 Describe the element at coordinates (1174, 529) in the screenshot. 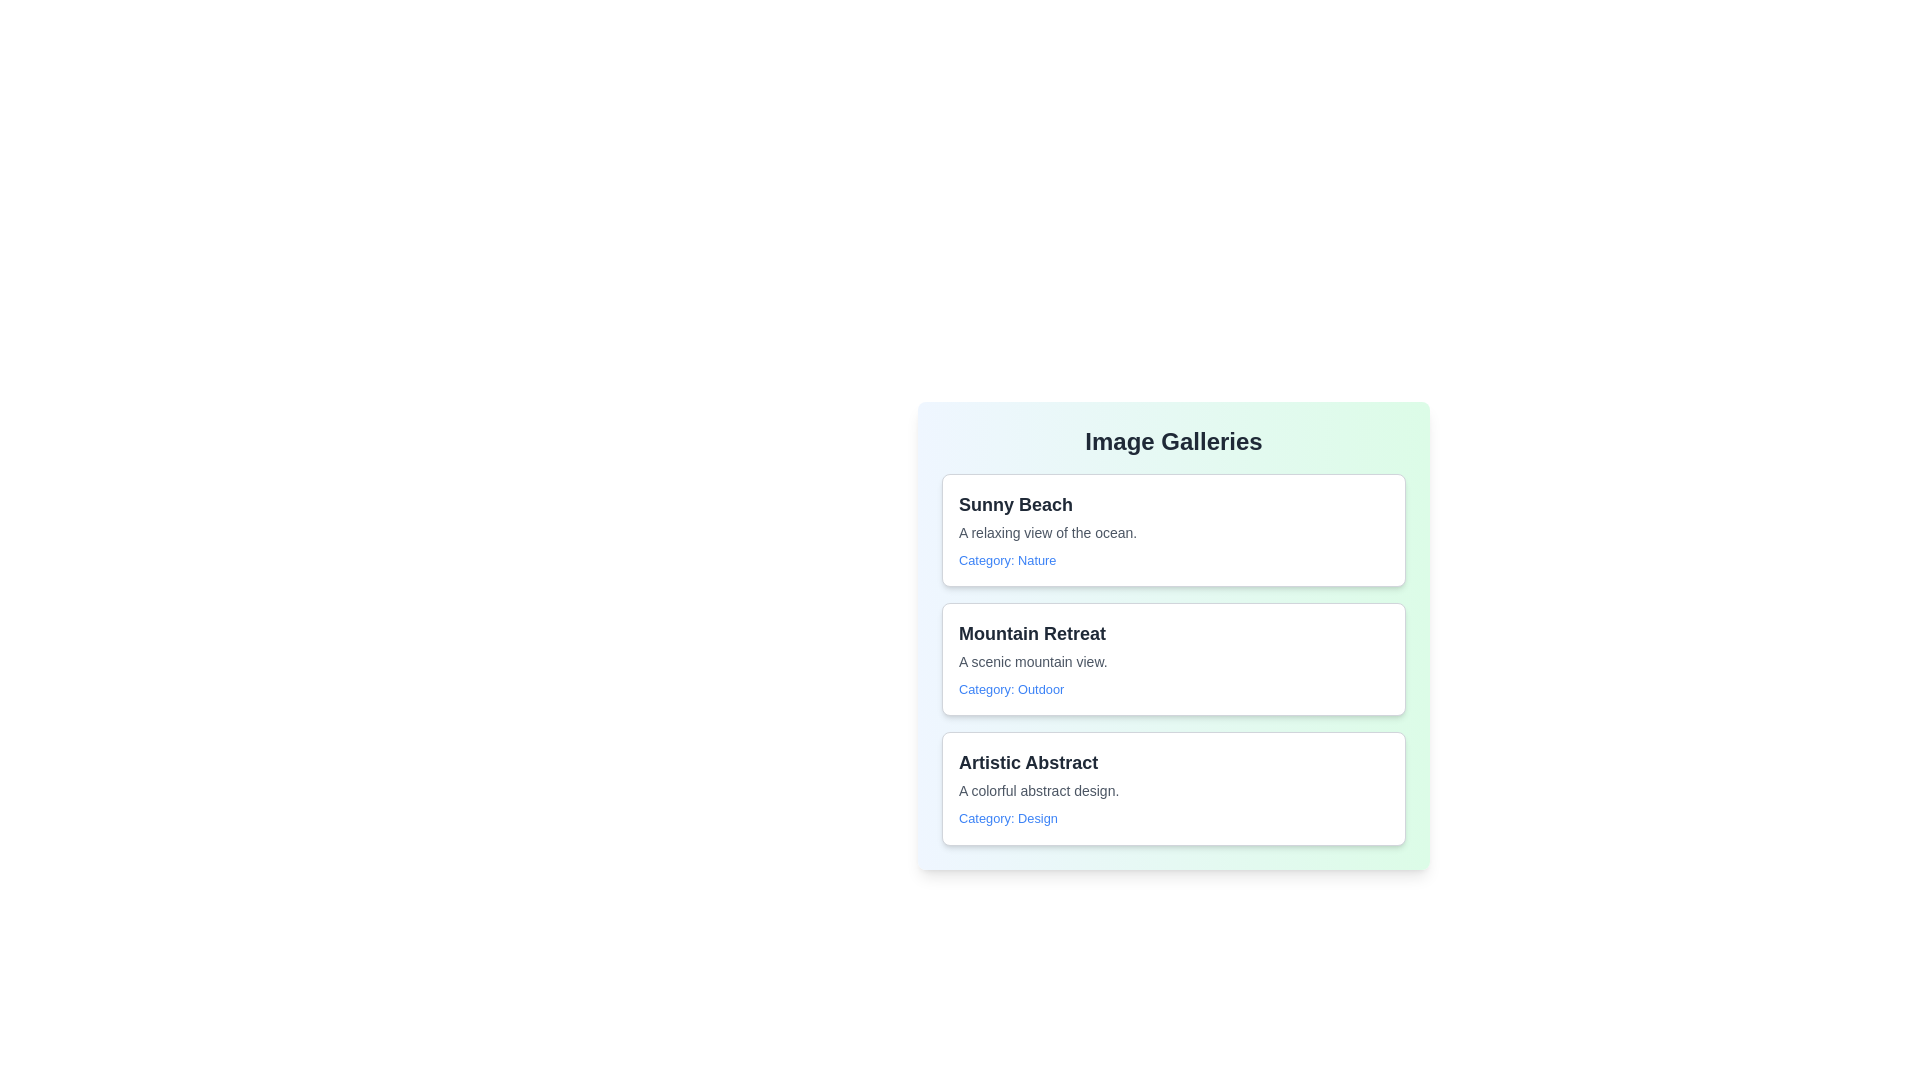

I see `the gallery item Sunny Beach from the list` at that location.